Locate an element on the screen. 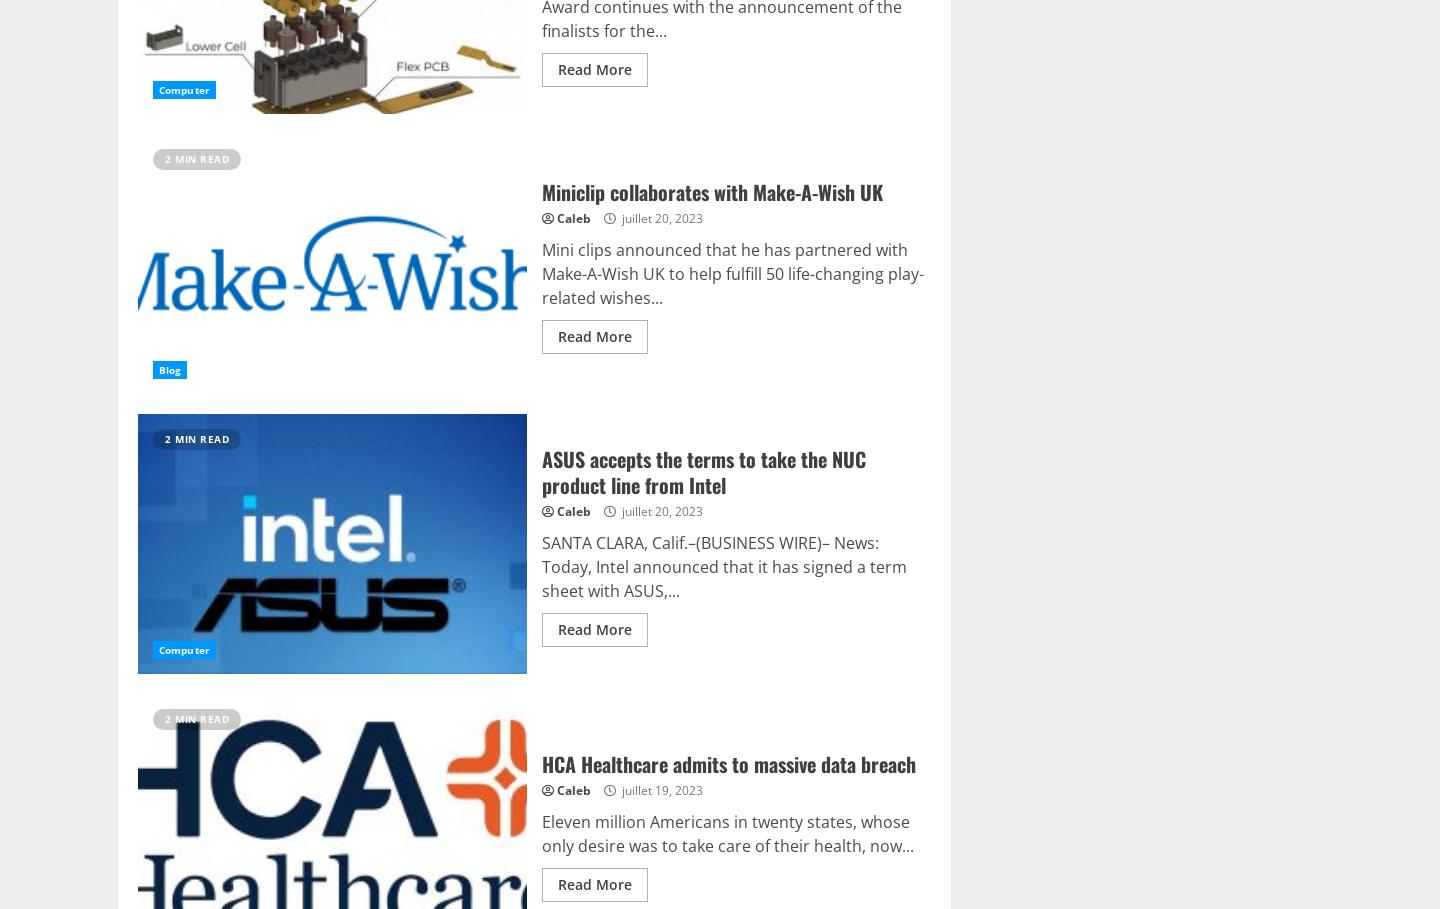 Image resolution: width=1440 pixels, height=909 pixels. 'SANTA CLARA, Calif.–(BUSINESS WIRE)– News: Today, Intel announced that it has signed a term sheet with ASUS,...' is located at coordinates (722, 565).